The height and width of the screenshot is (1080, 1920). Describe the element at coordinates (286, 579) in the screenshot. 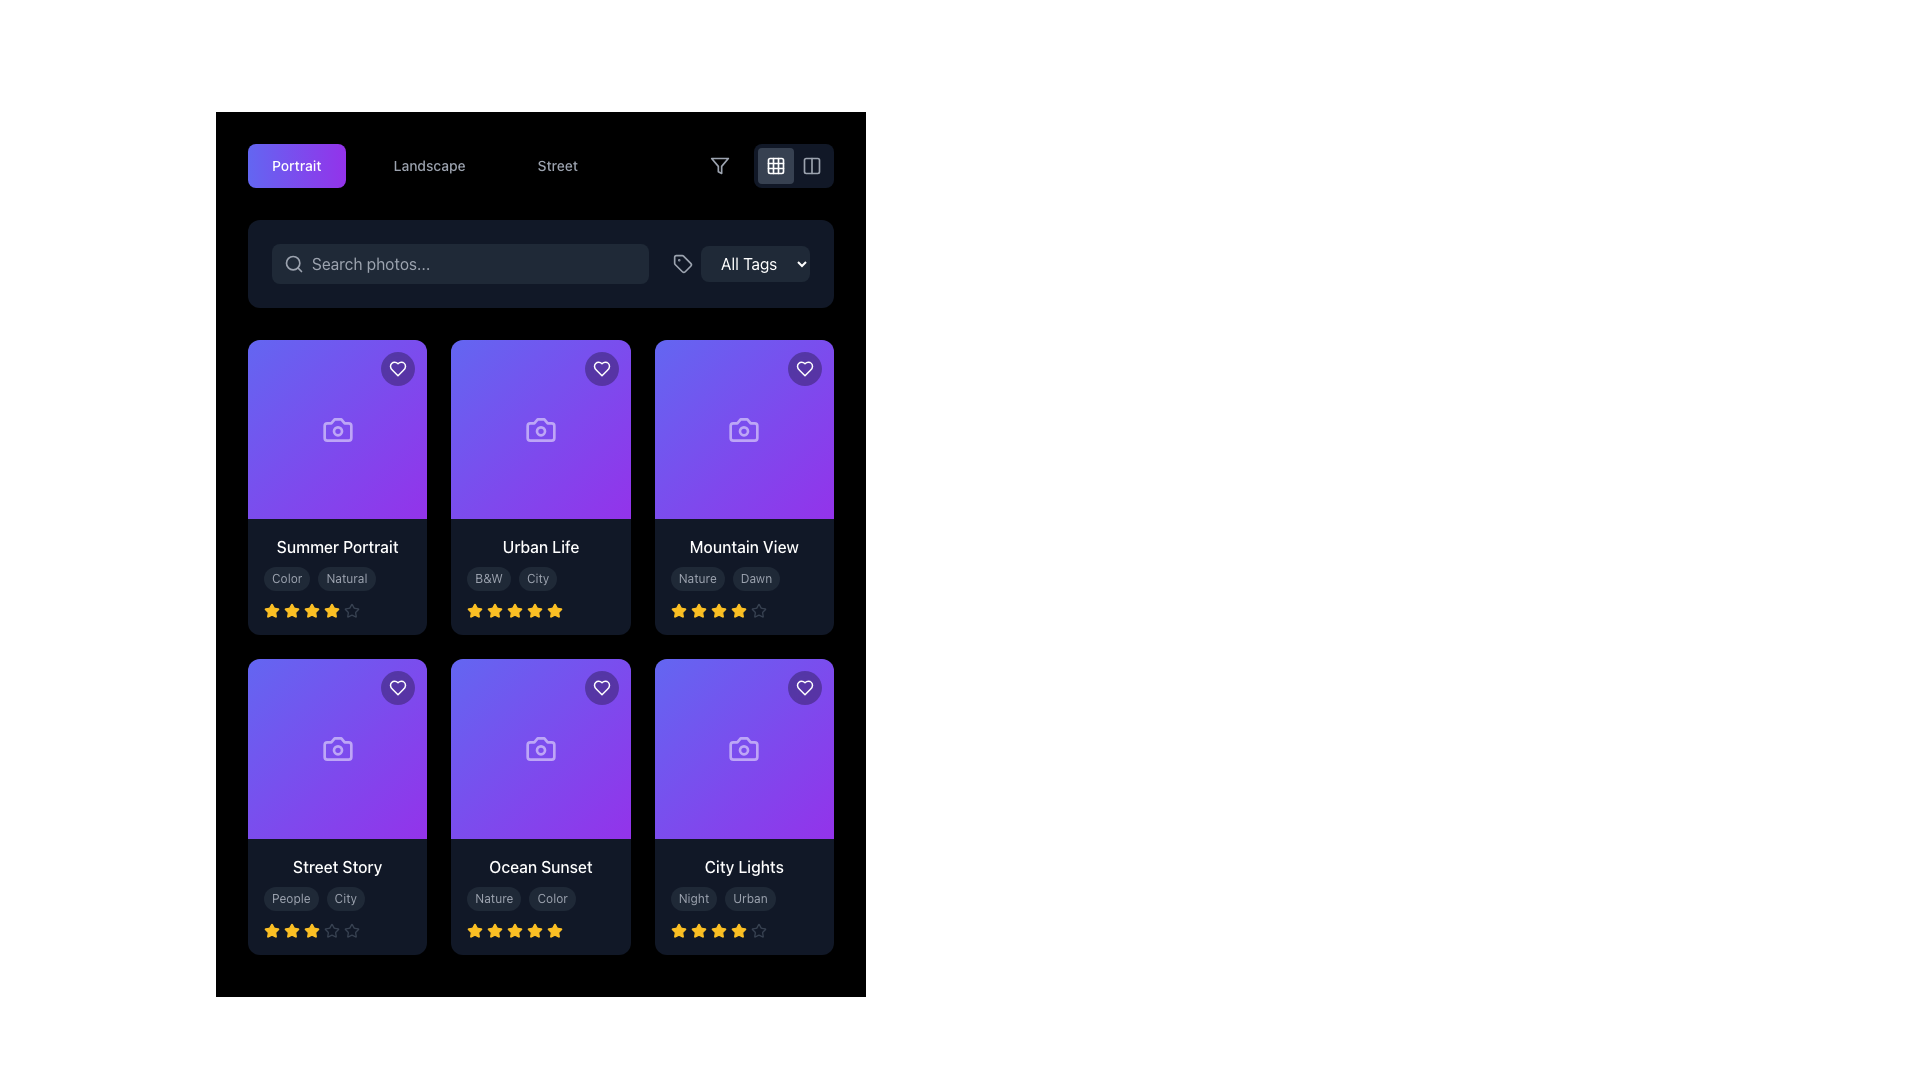

I see `the static text label that serves as a descriptive tag for the content associated with the card, located below the title 'Summer Portrait' in the top-left card of the grid layout` at that location.